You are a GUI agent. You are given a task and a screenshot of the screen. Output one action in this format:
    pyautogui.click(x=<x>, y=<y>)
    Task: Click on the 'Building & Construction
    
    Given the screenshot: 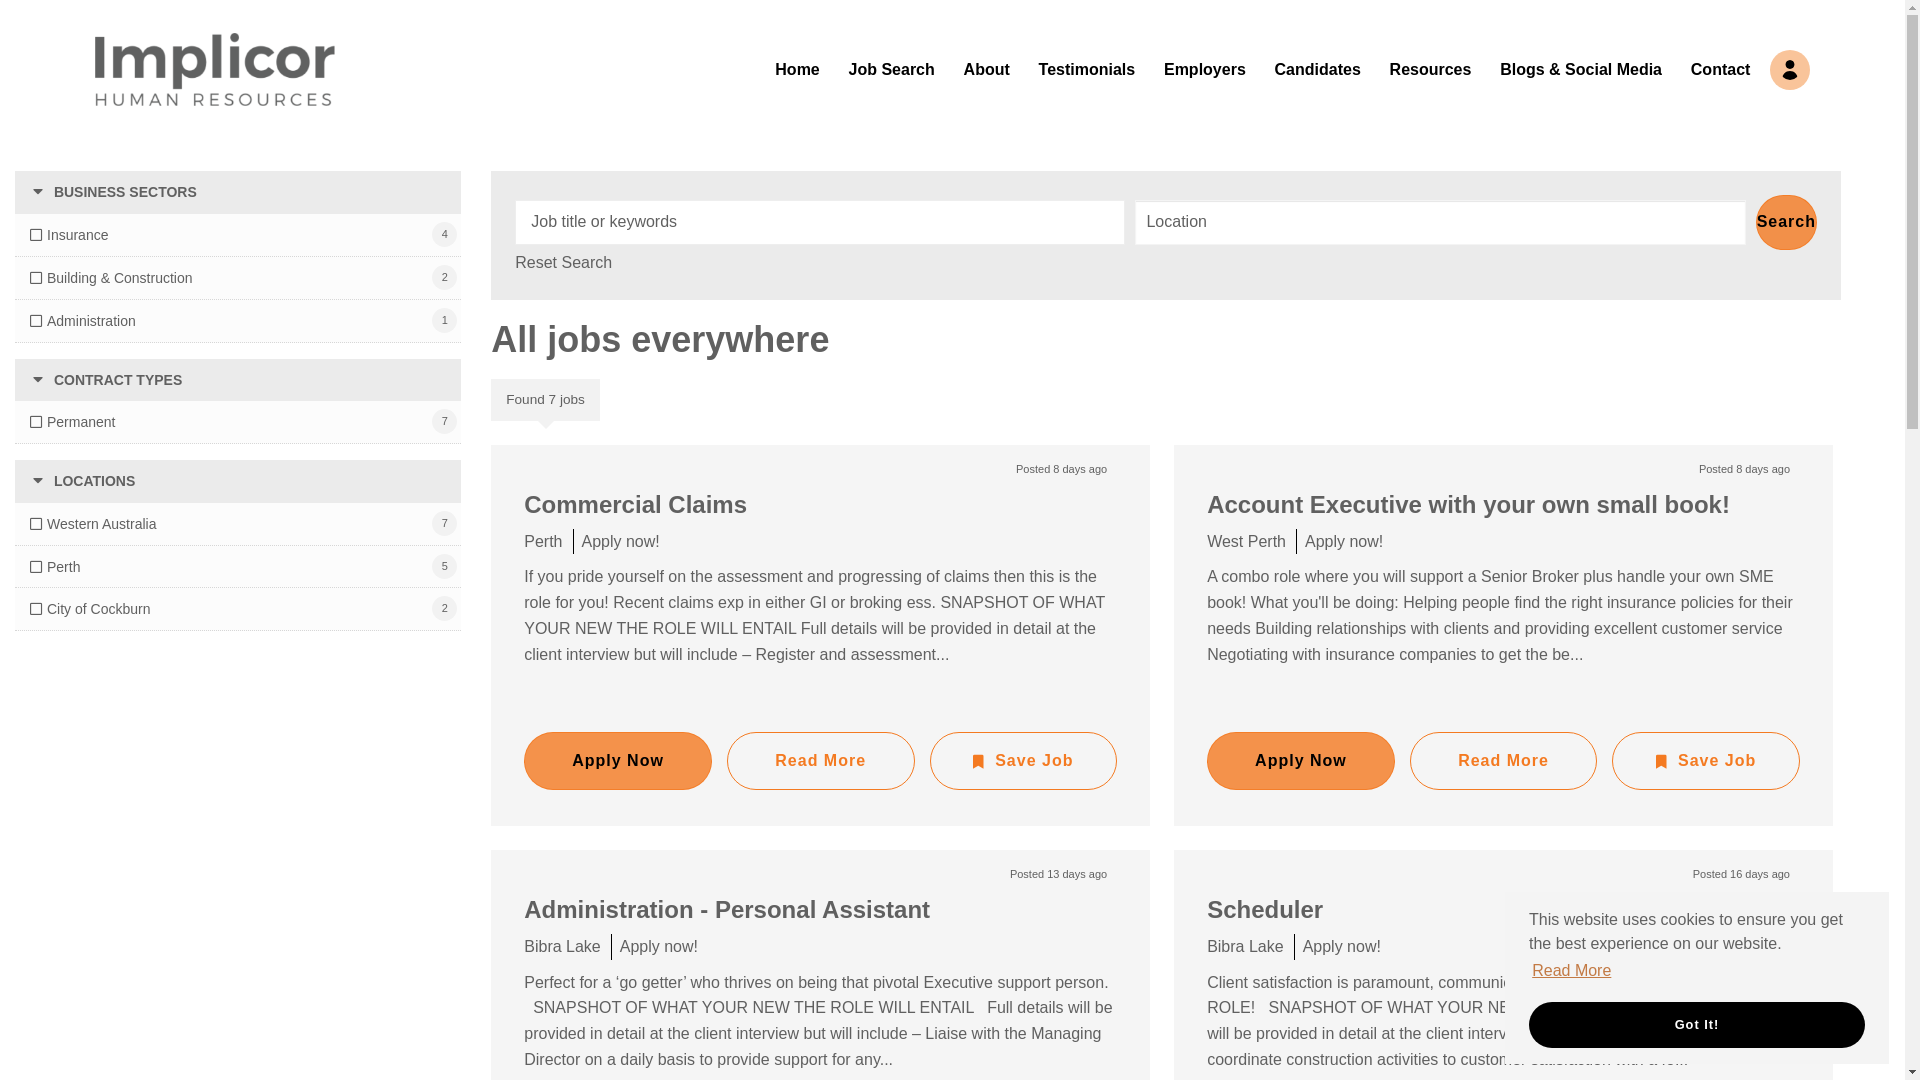 What is the action you would take?
    pyautogui.click(x=110, y=277)
    